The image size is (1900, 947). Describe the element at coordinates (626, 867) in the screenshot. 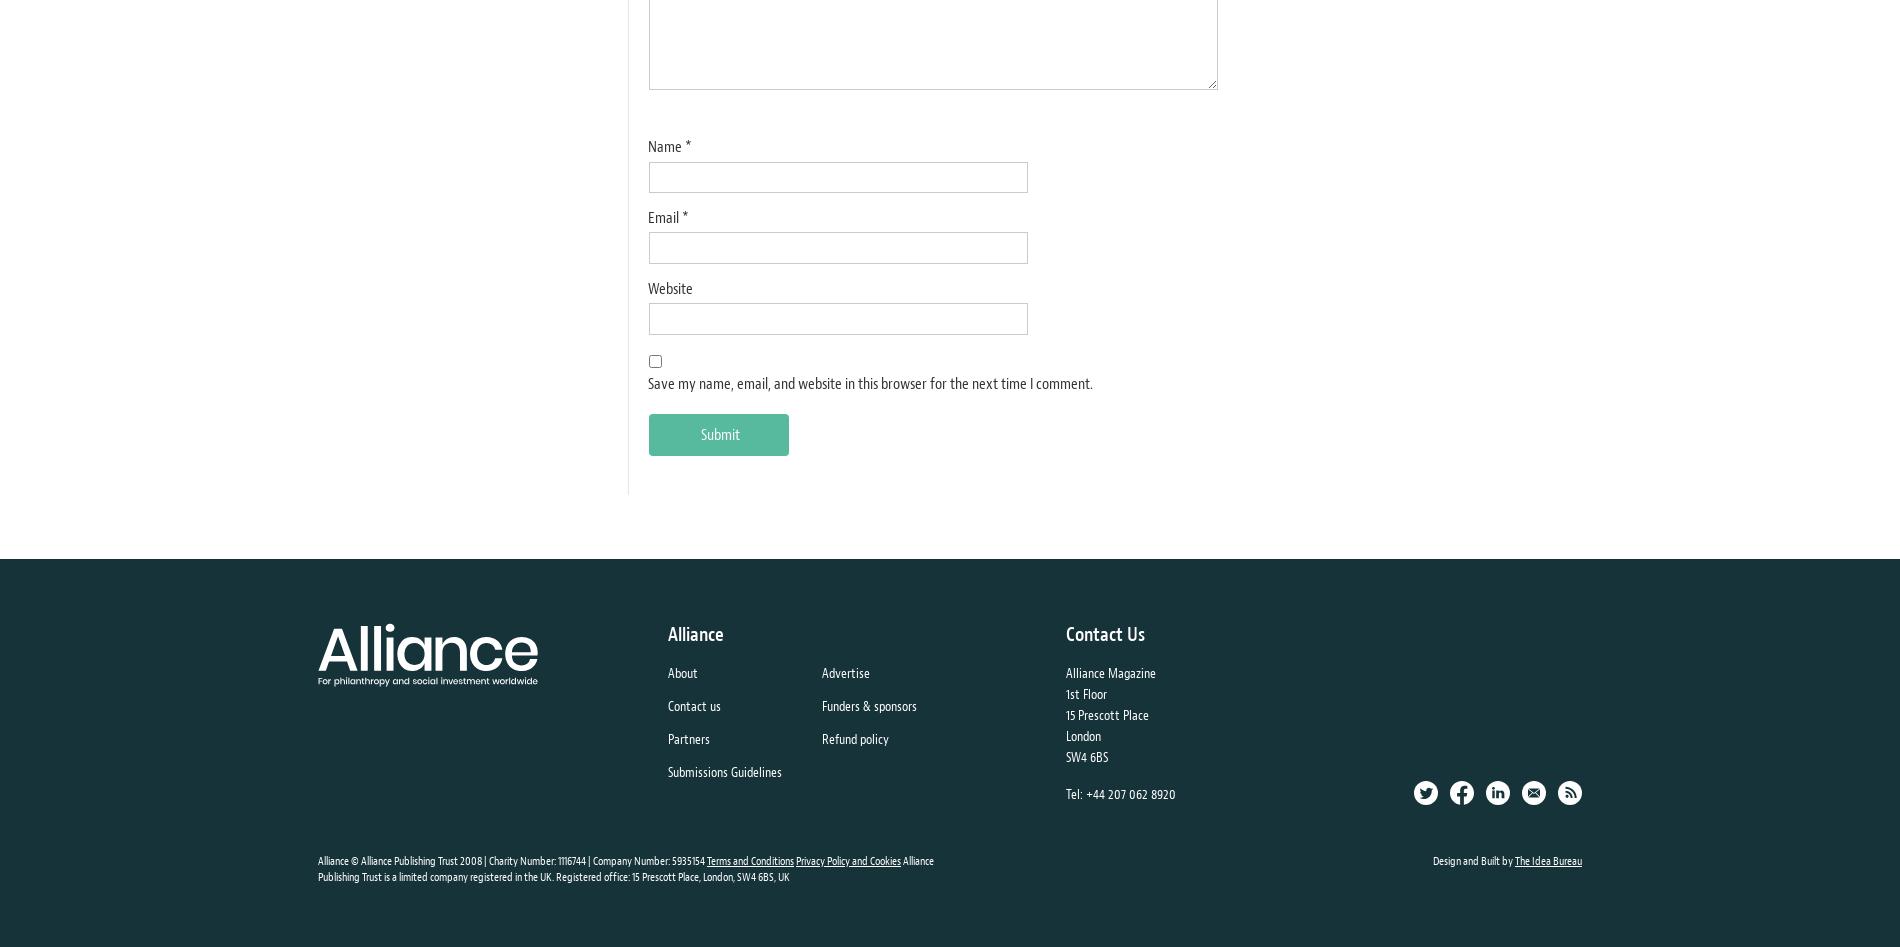

I see `'Alliance Publishing Trust is a limited company registered in the UK. Registered office: 15 Prescott Place, London, SW4 6BS, UK'` at that location.